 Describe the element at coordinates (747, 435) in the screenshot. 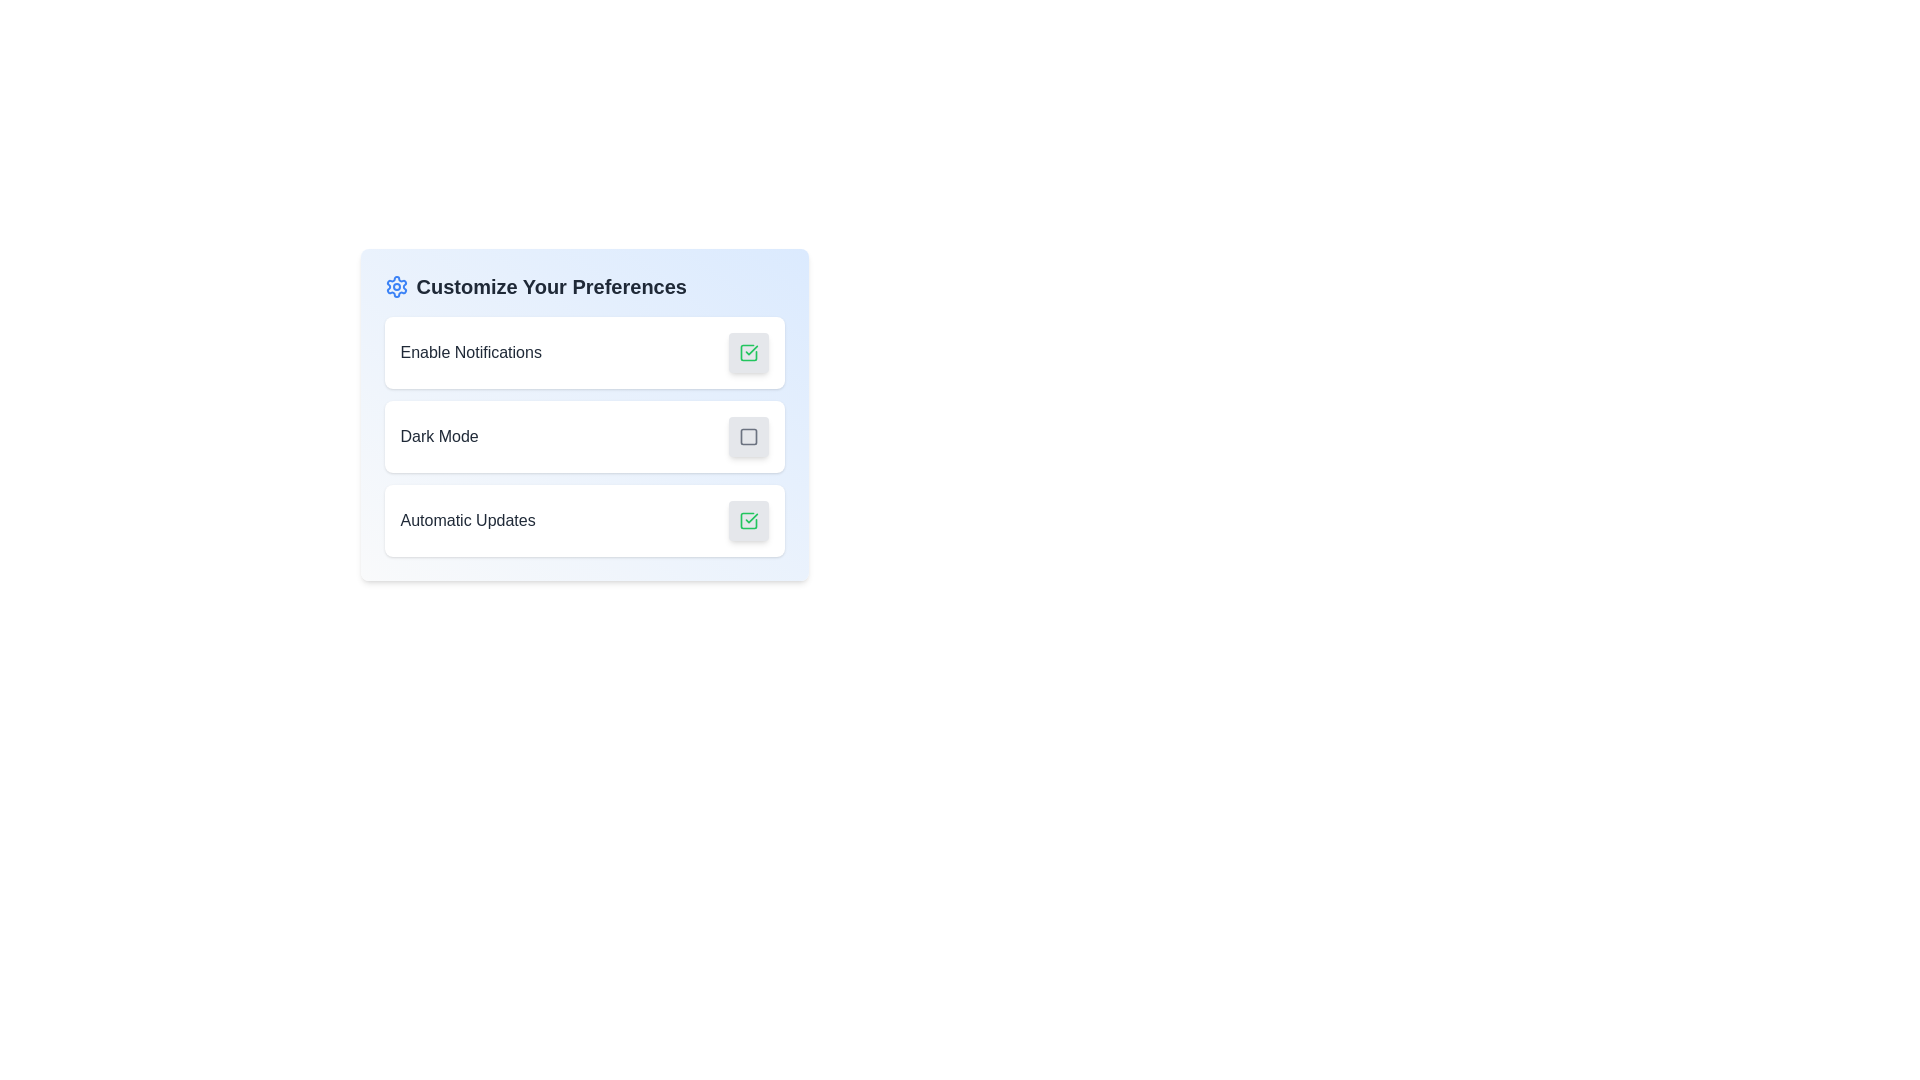

I see `the checkbox located in the 'Dark Mode' row of the 'Customize Your Preferences' panel` at that location.